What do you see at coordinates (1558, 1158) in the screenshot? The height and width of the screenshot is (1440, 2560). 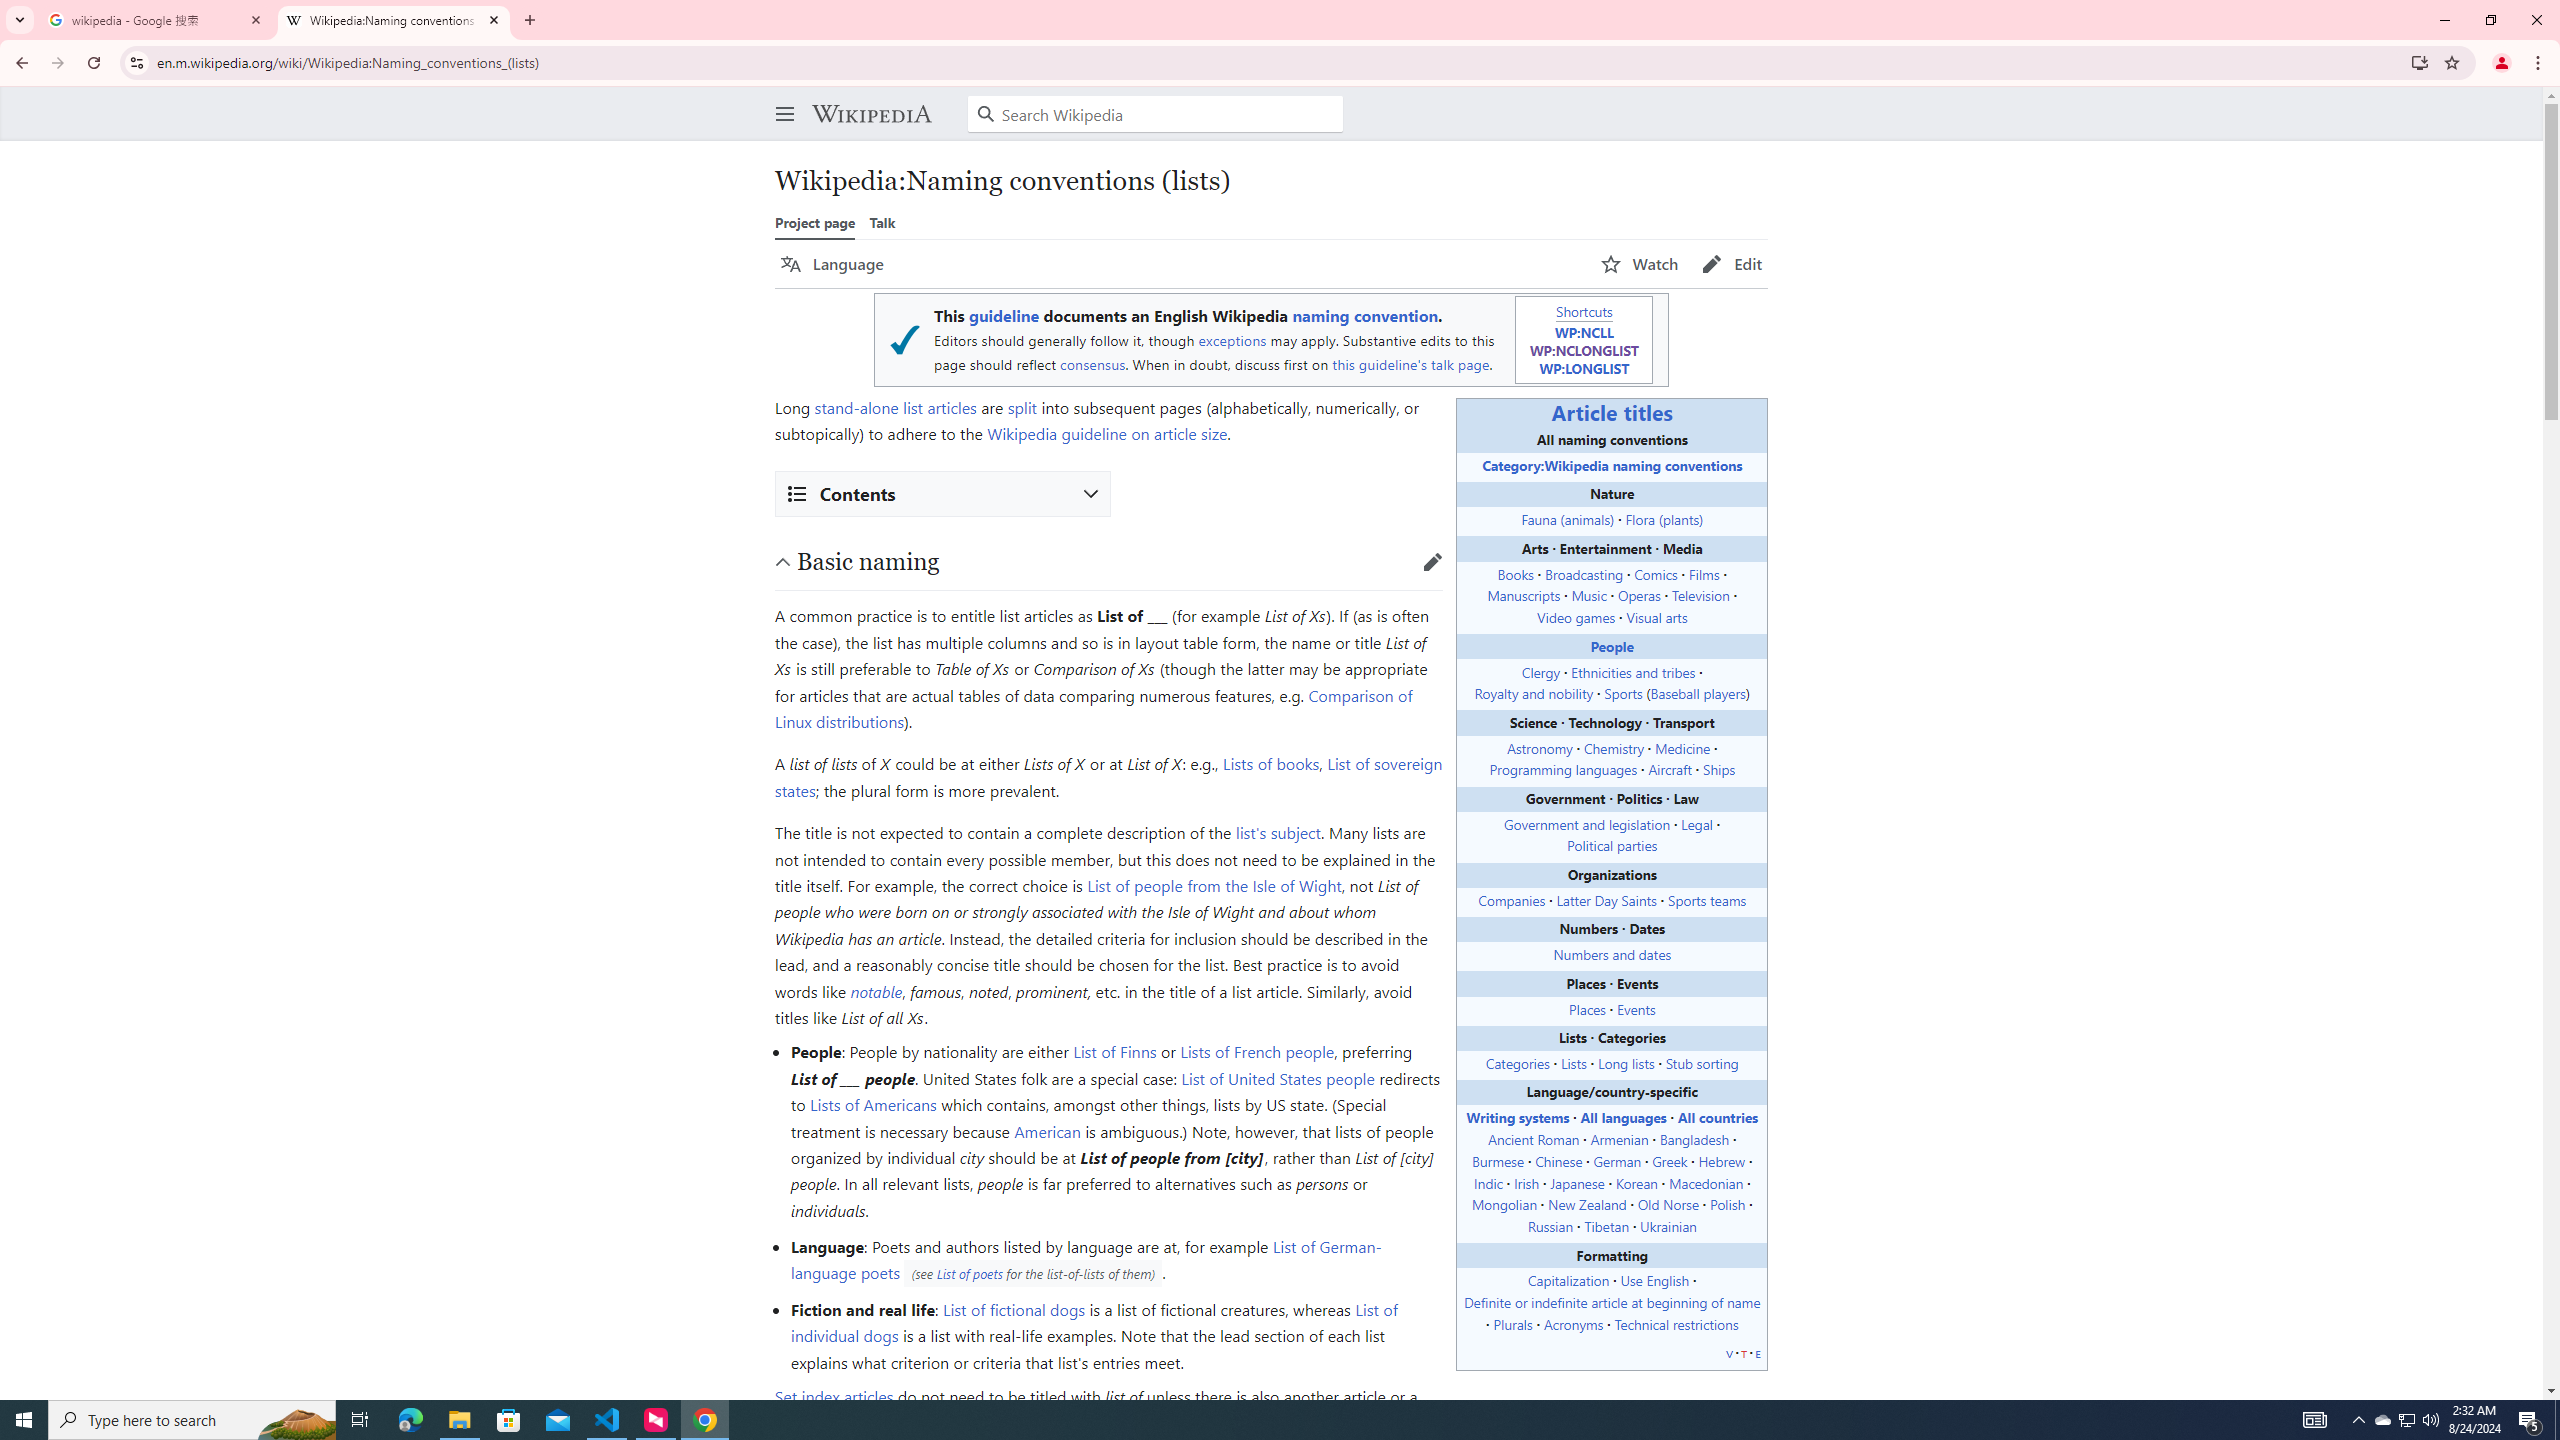 I see `'Chinese'` at bounding box center [1558, 1158].